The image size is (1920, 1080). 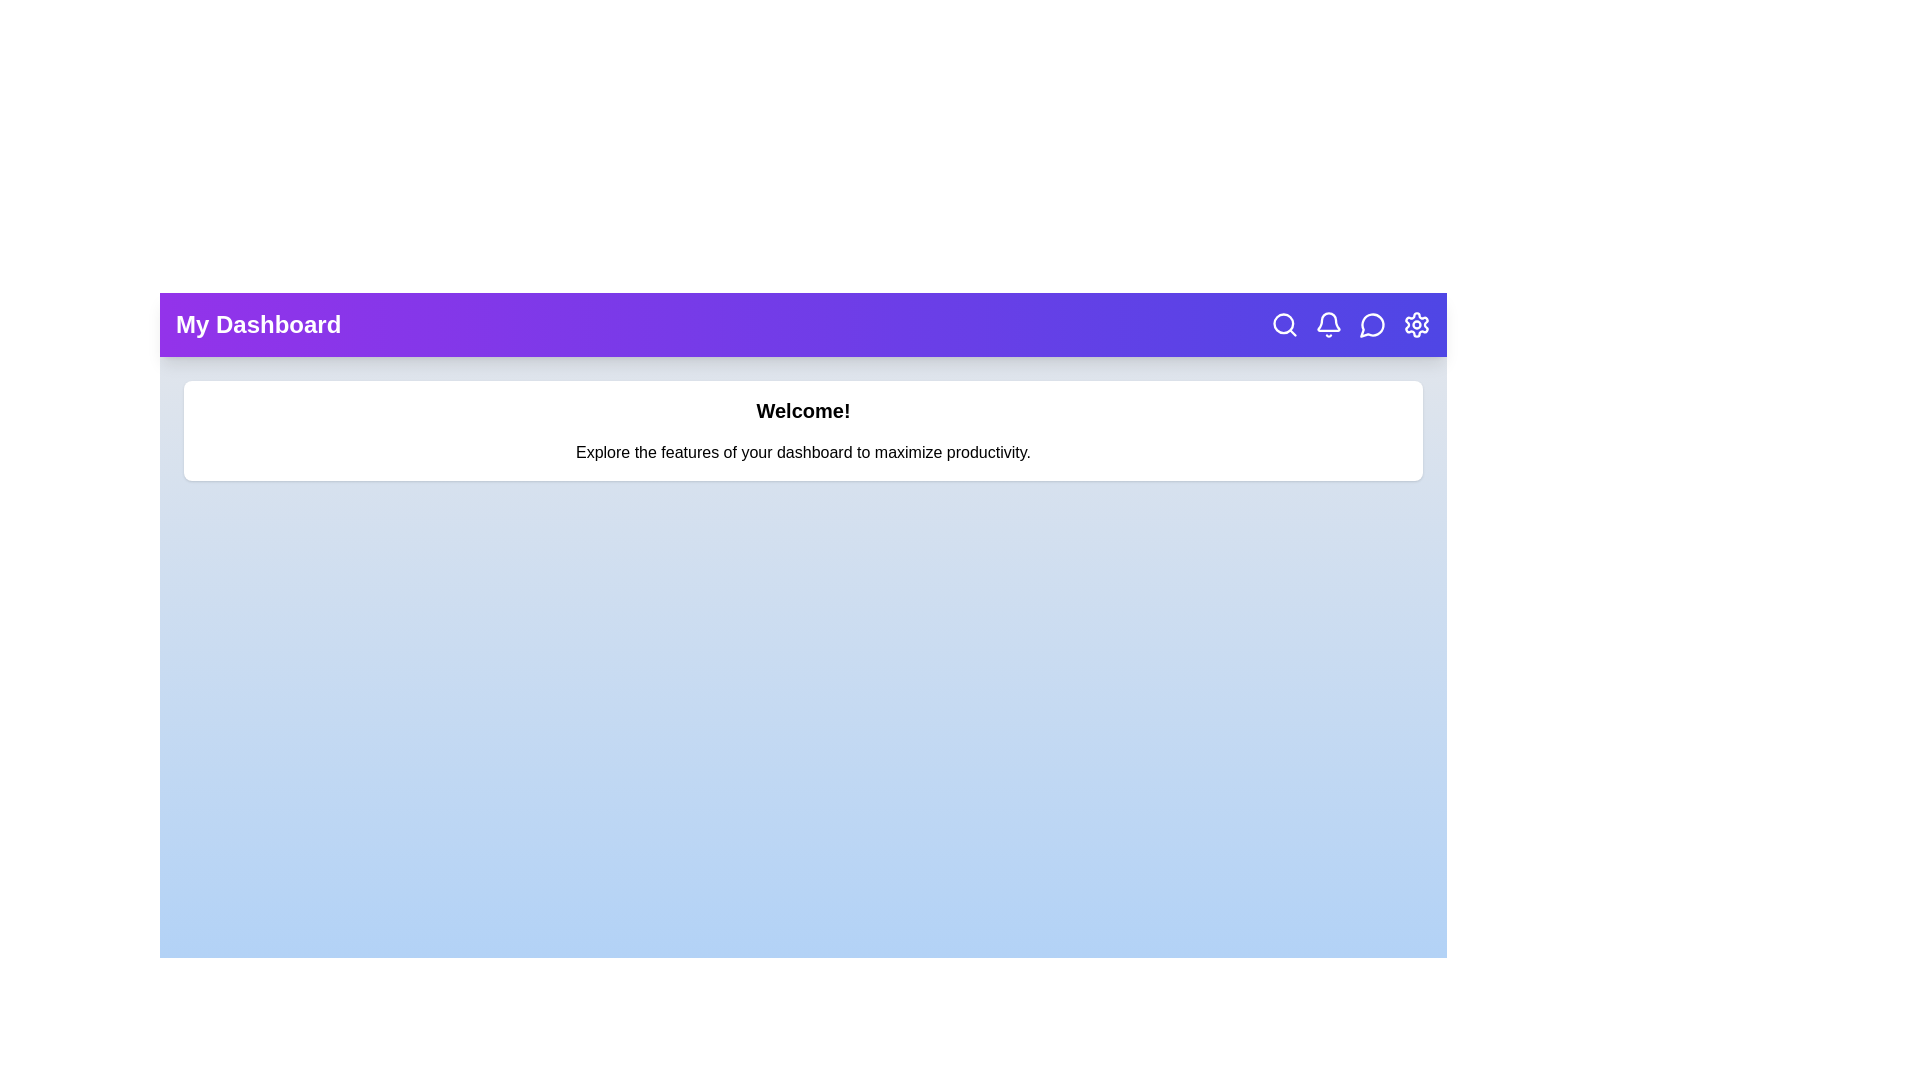 What do you see at coordinates (1285, 323) in the screenshot?
I see `the Search button to perform its associated action` at bounding box center [1285, 323].